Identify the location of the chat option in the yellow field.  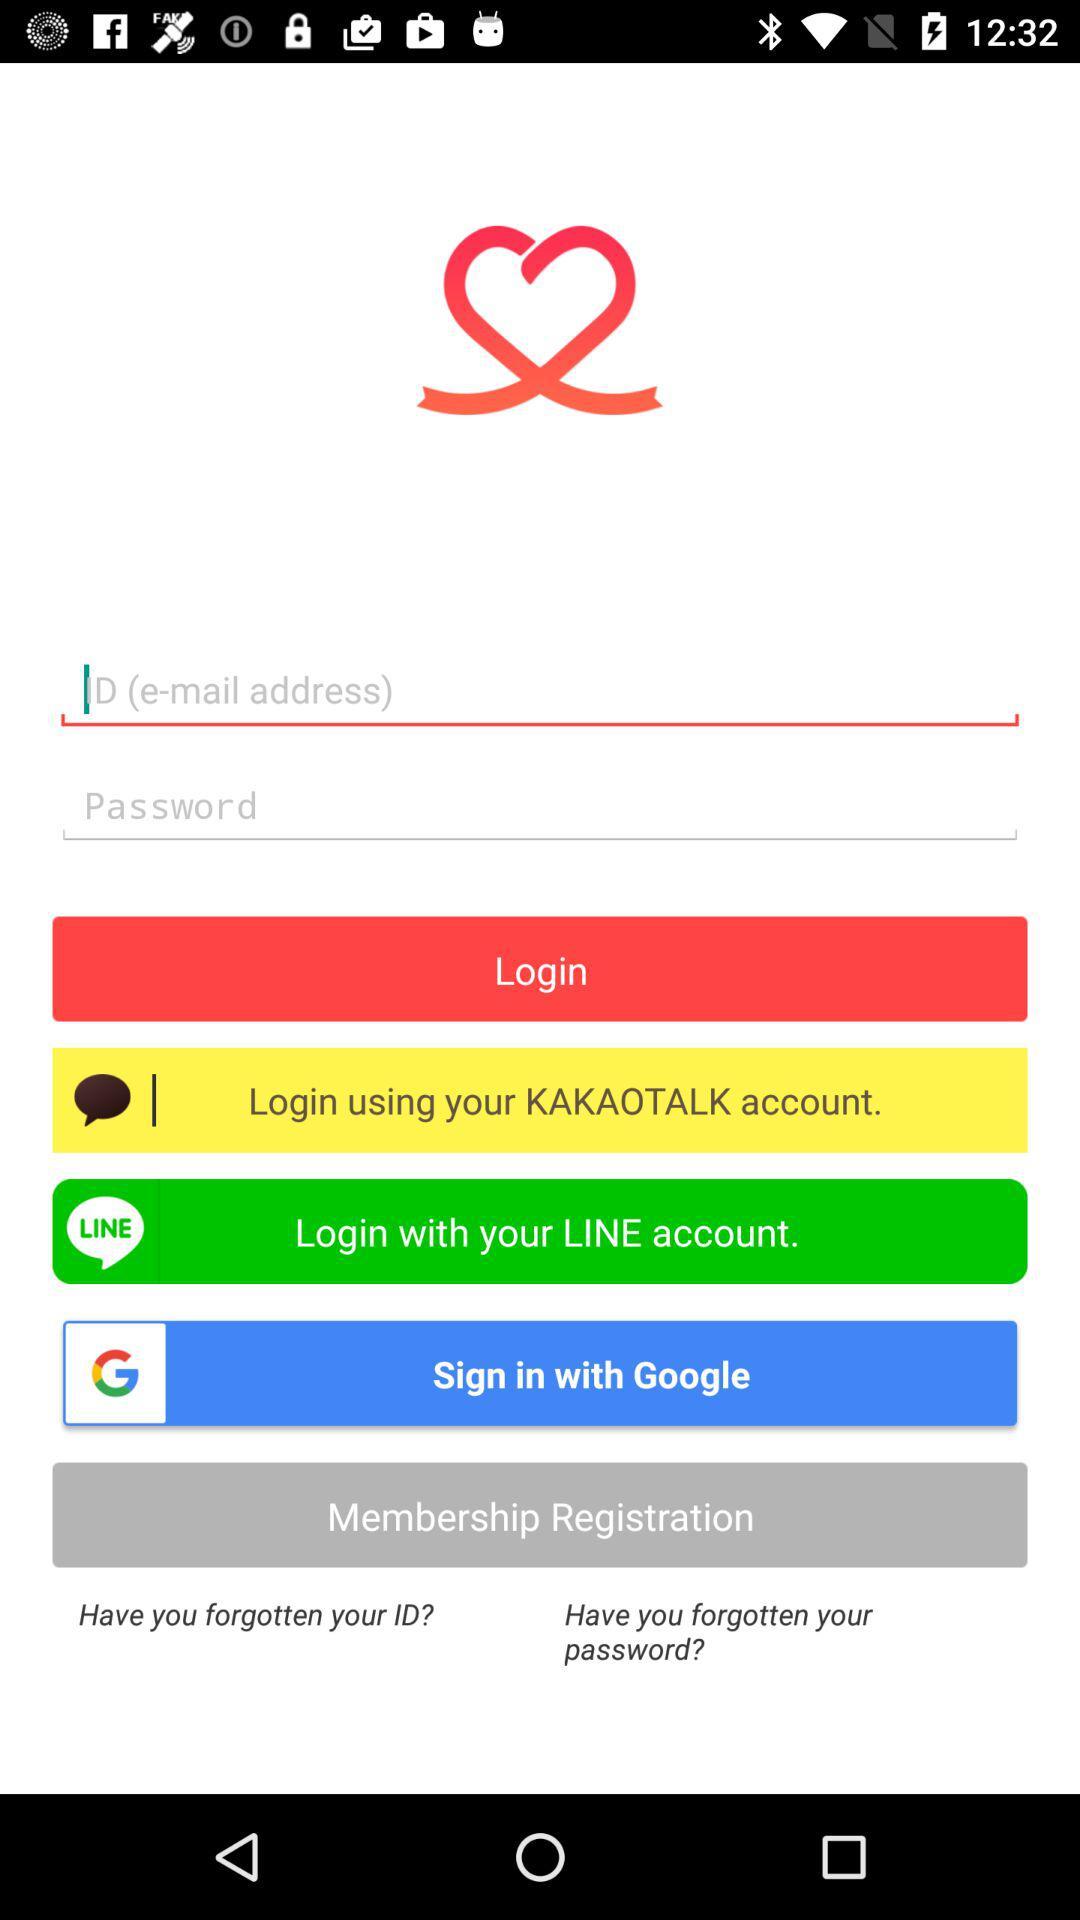
(102, 1099).